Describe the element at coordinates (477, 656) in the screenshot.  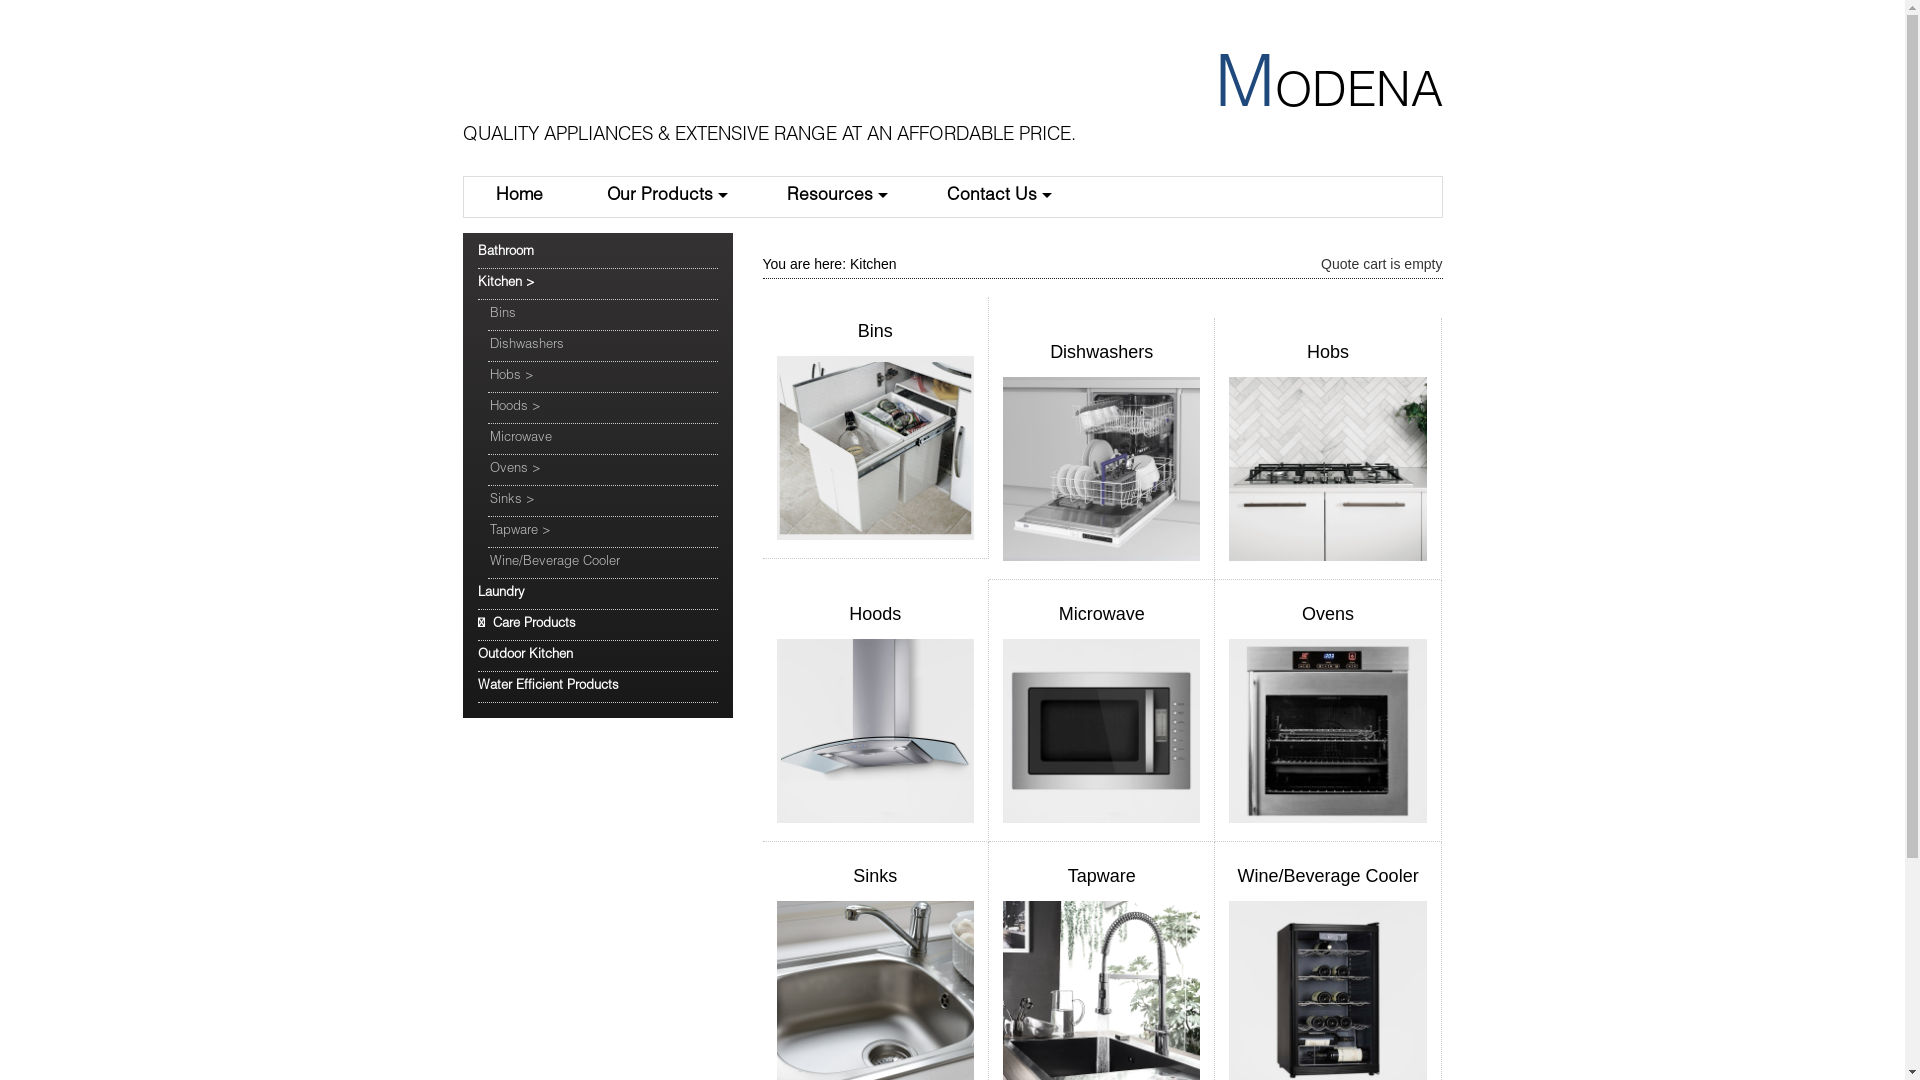
I see `'Outdoor Kitchen'` at that location.